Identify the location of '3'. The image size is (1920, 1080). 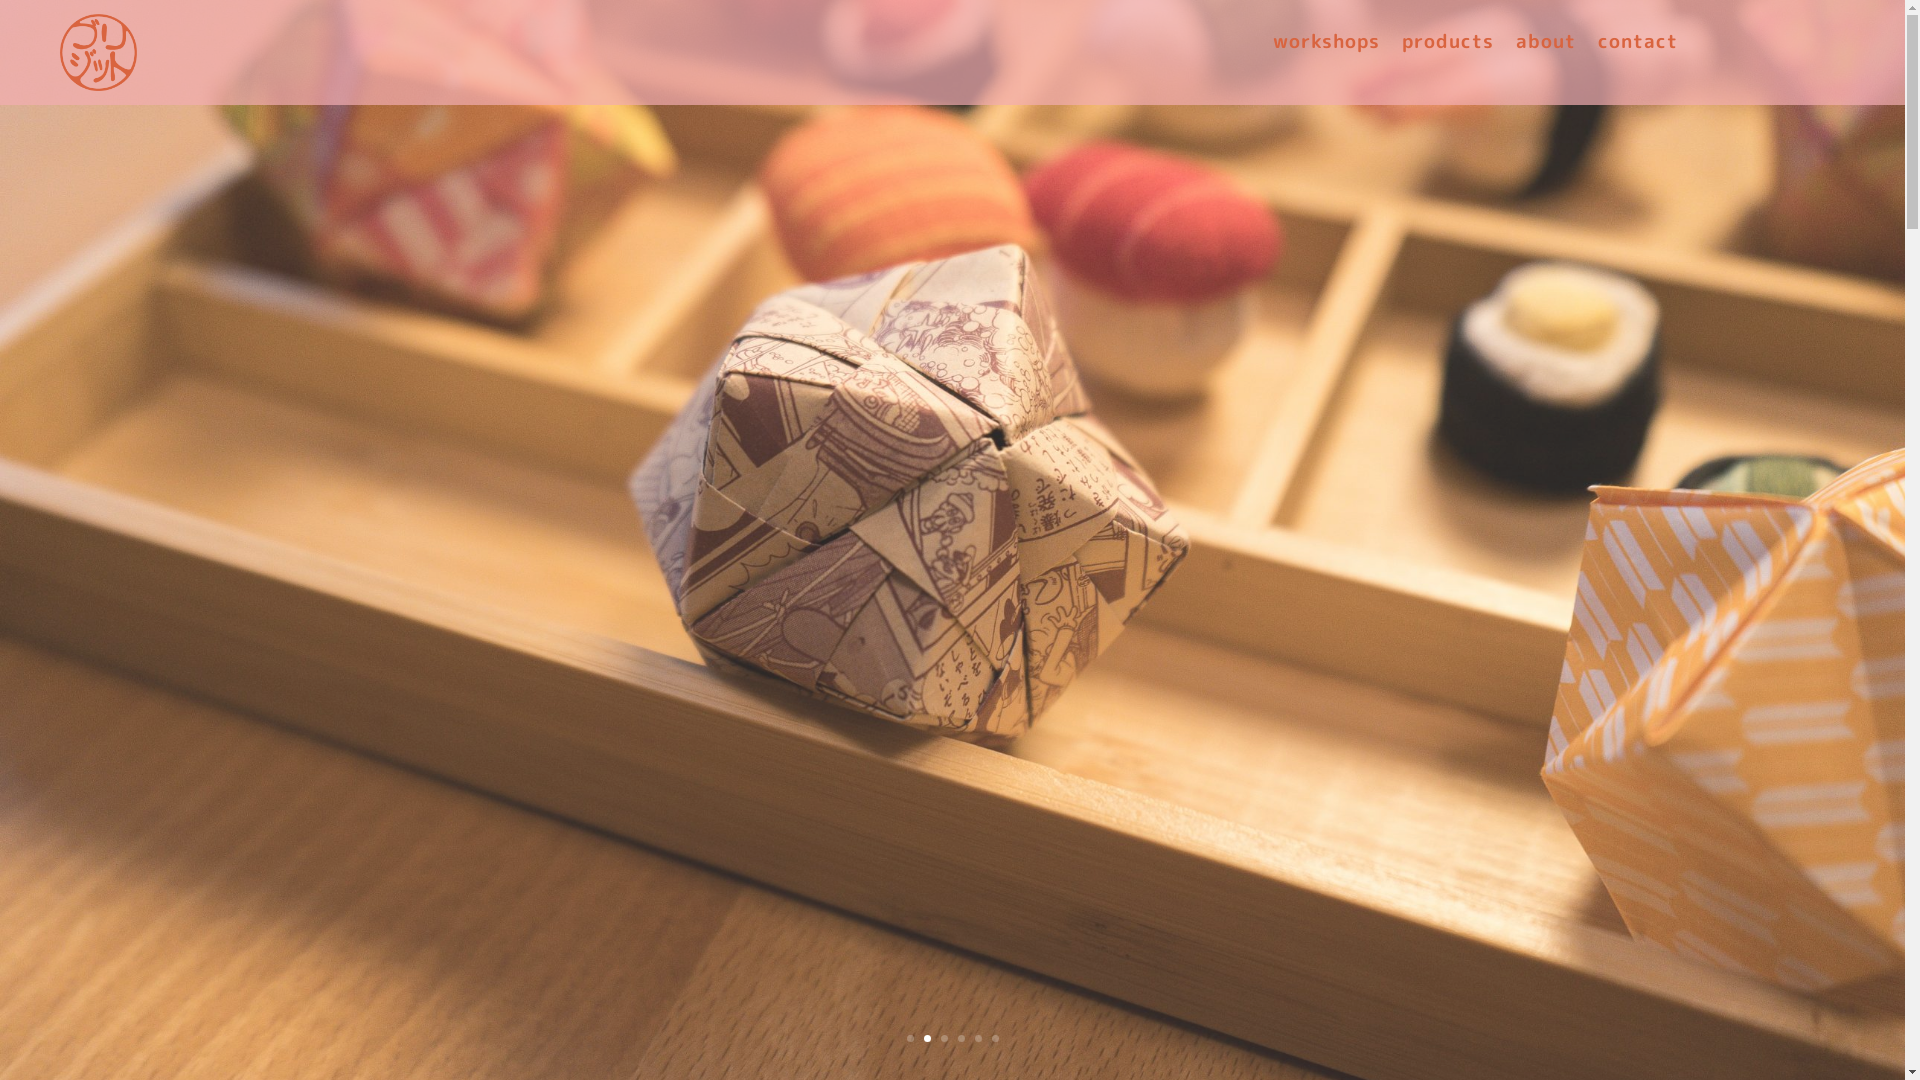
(942, 1037).